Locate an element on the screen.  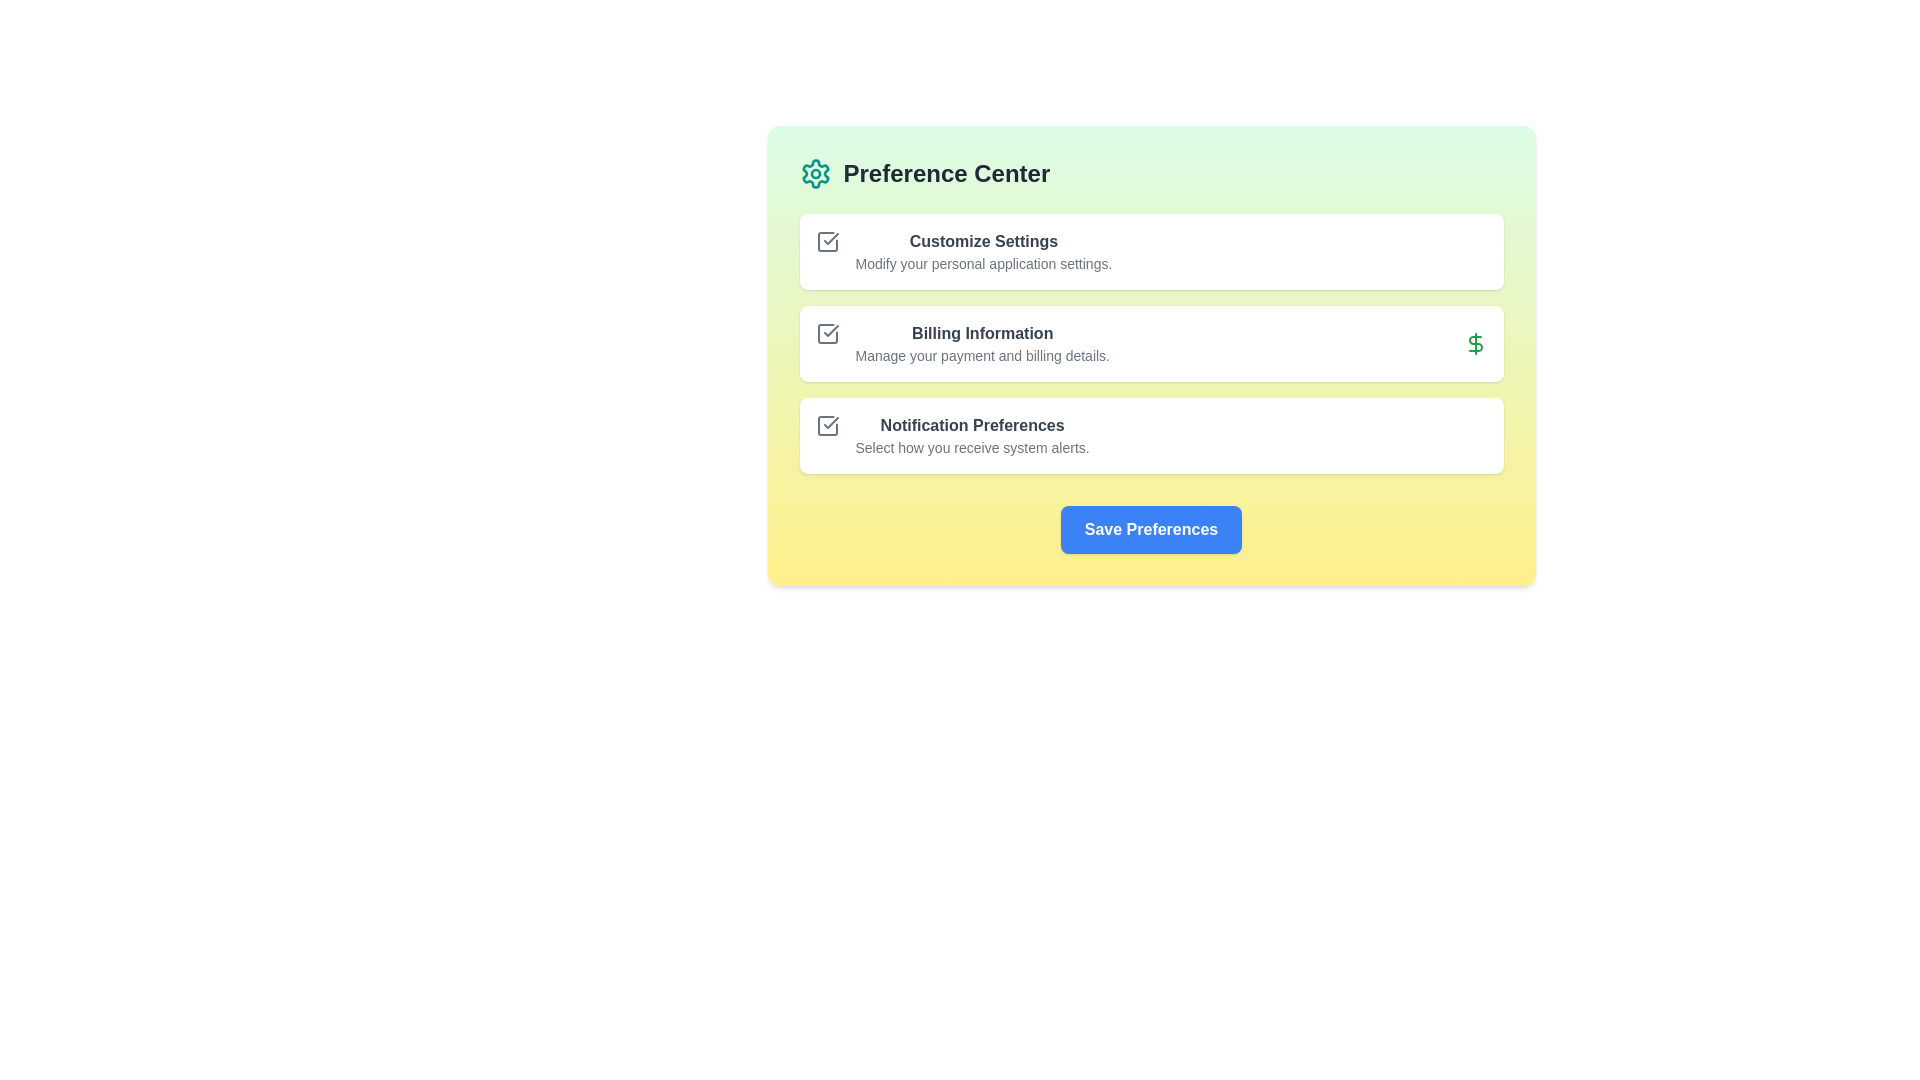
the Text Label that serves as a header for the settings option is located at coordinates (983, 241).